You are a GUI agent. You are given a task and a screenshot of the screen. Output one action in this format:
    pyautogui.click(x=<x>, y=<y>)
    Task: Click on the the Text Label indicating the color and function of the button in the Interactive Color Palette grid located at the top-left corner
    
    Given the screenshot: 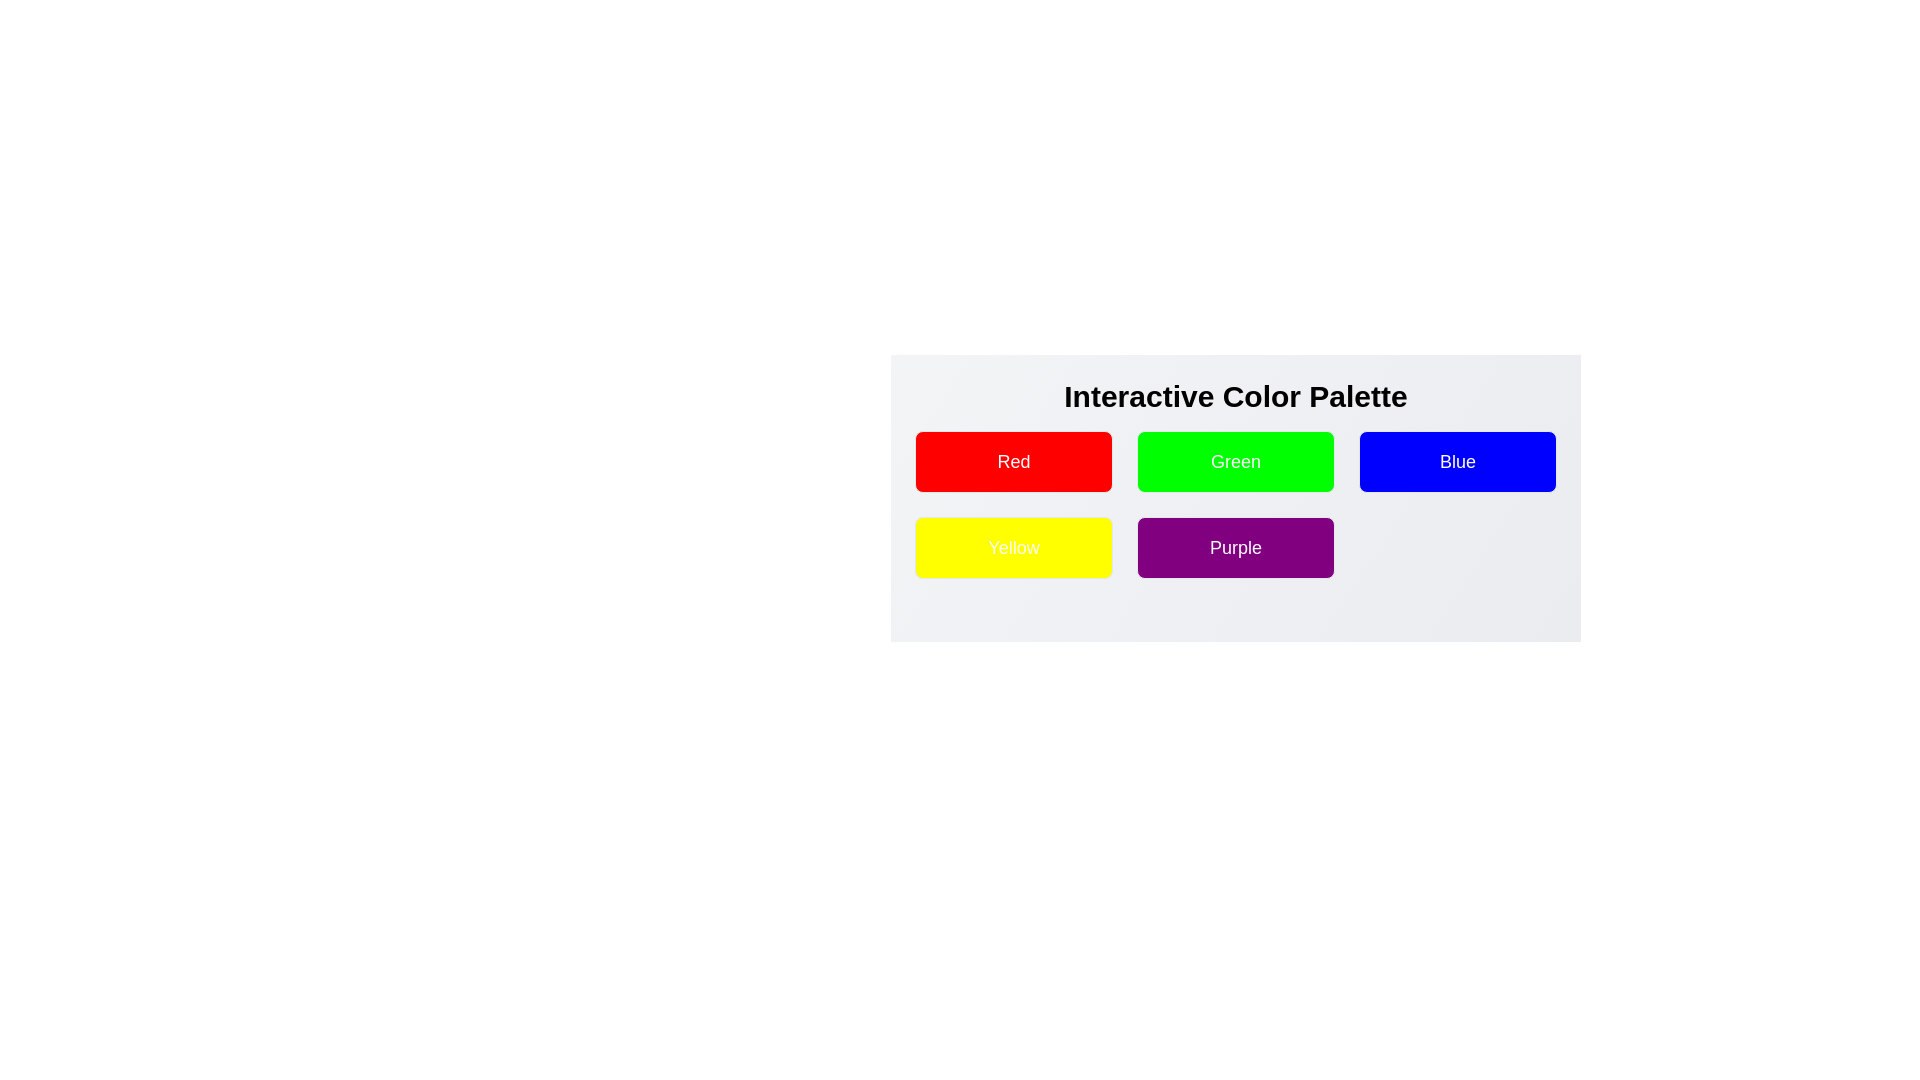 What is the action you would take?
    pyautogui.click(x=1013, y=462)
    